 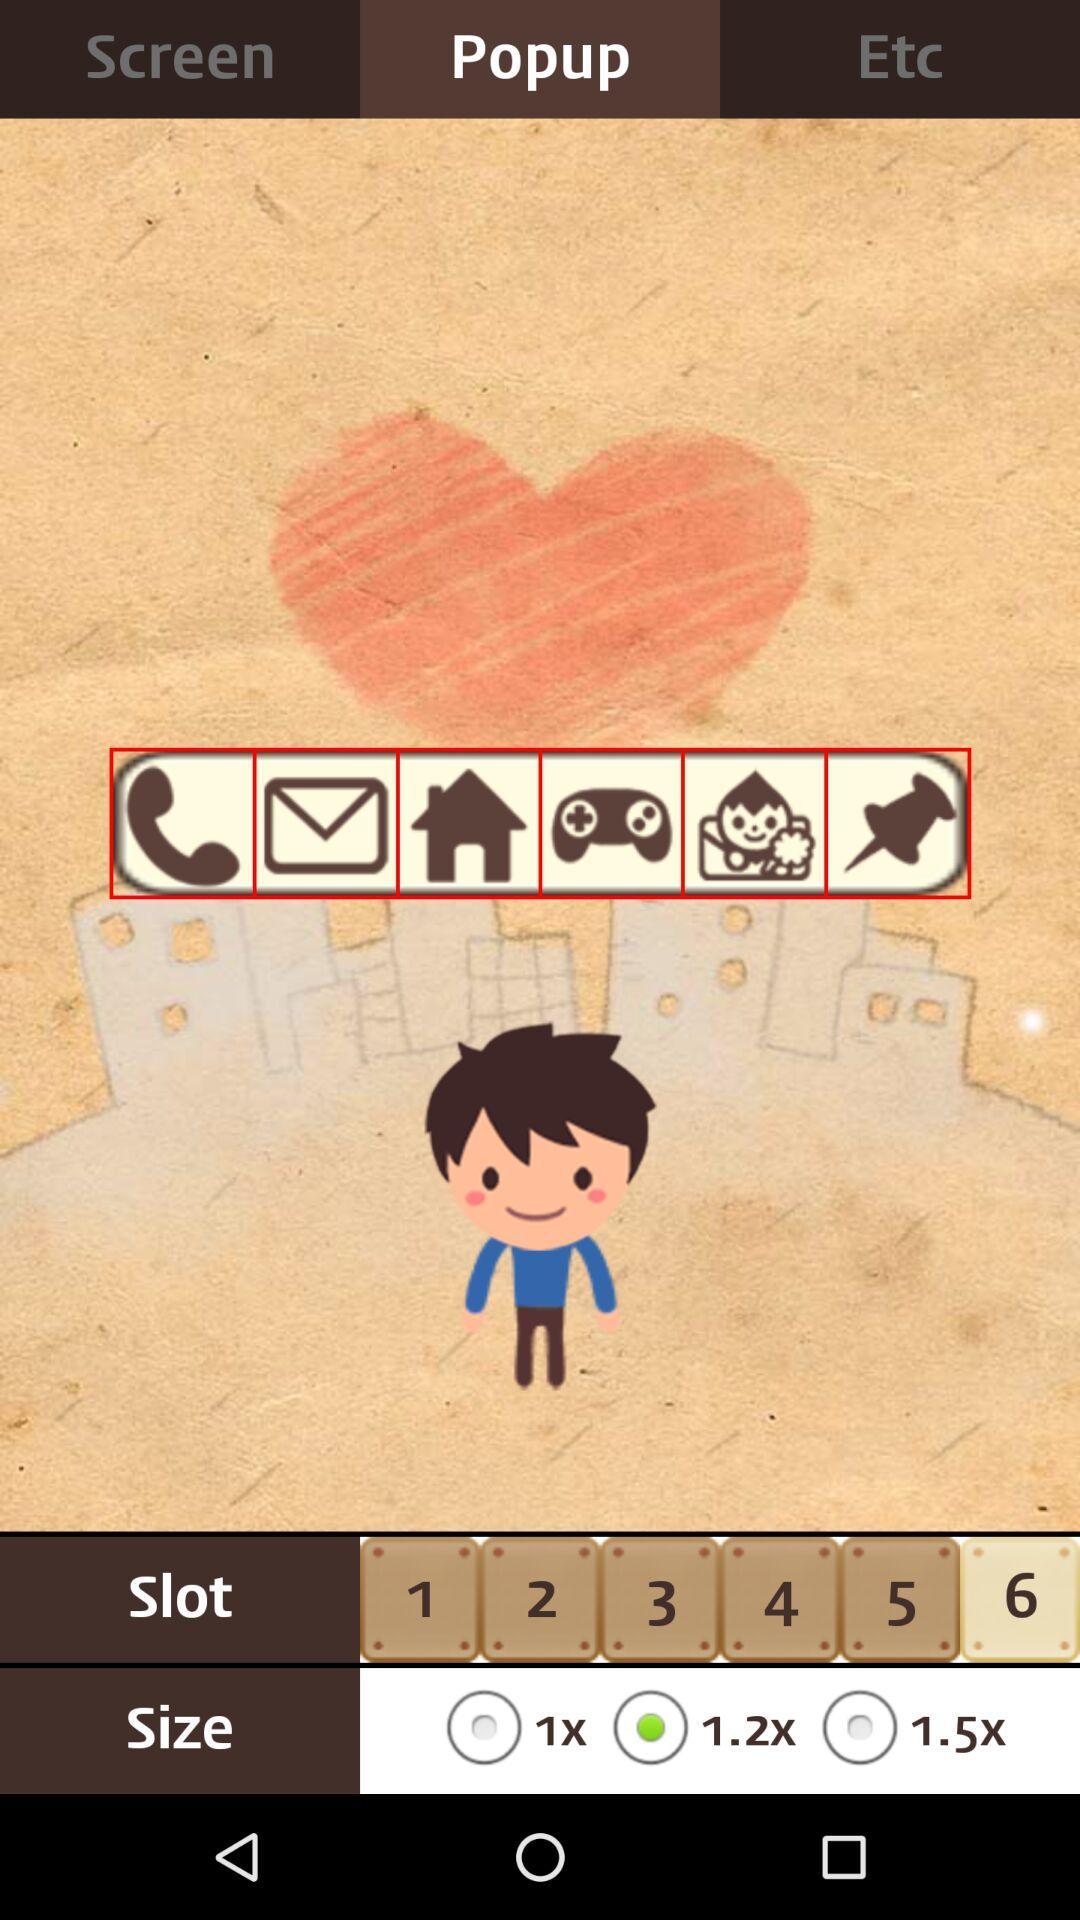 I want to click on the 1x radio button, so click(x=508, y=1730).